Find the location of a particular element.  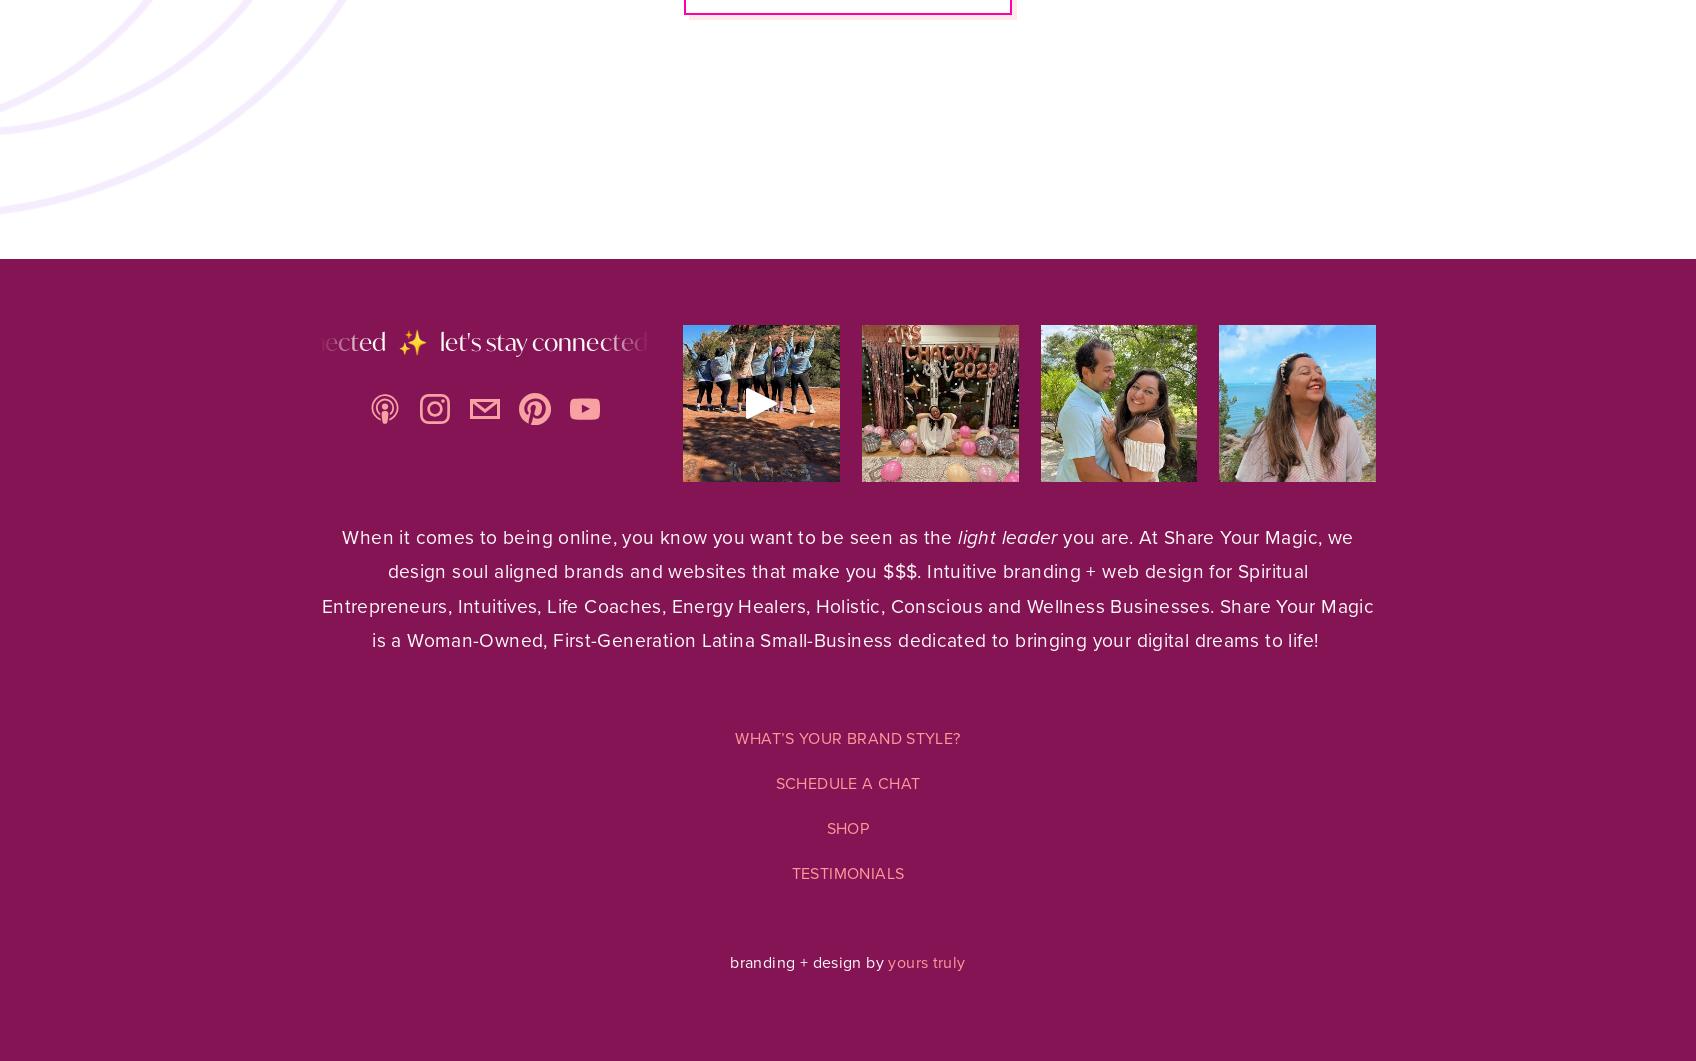

'SCHEDULE A CHAT' is located at coordinates (846, 783).